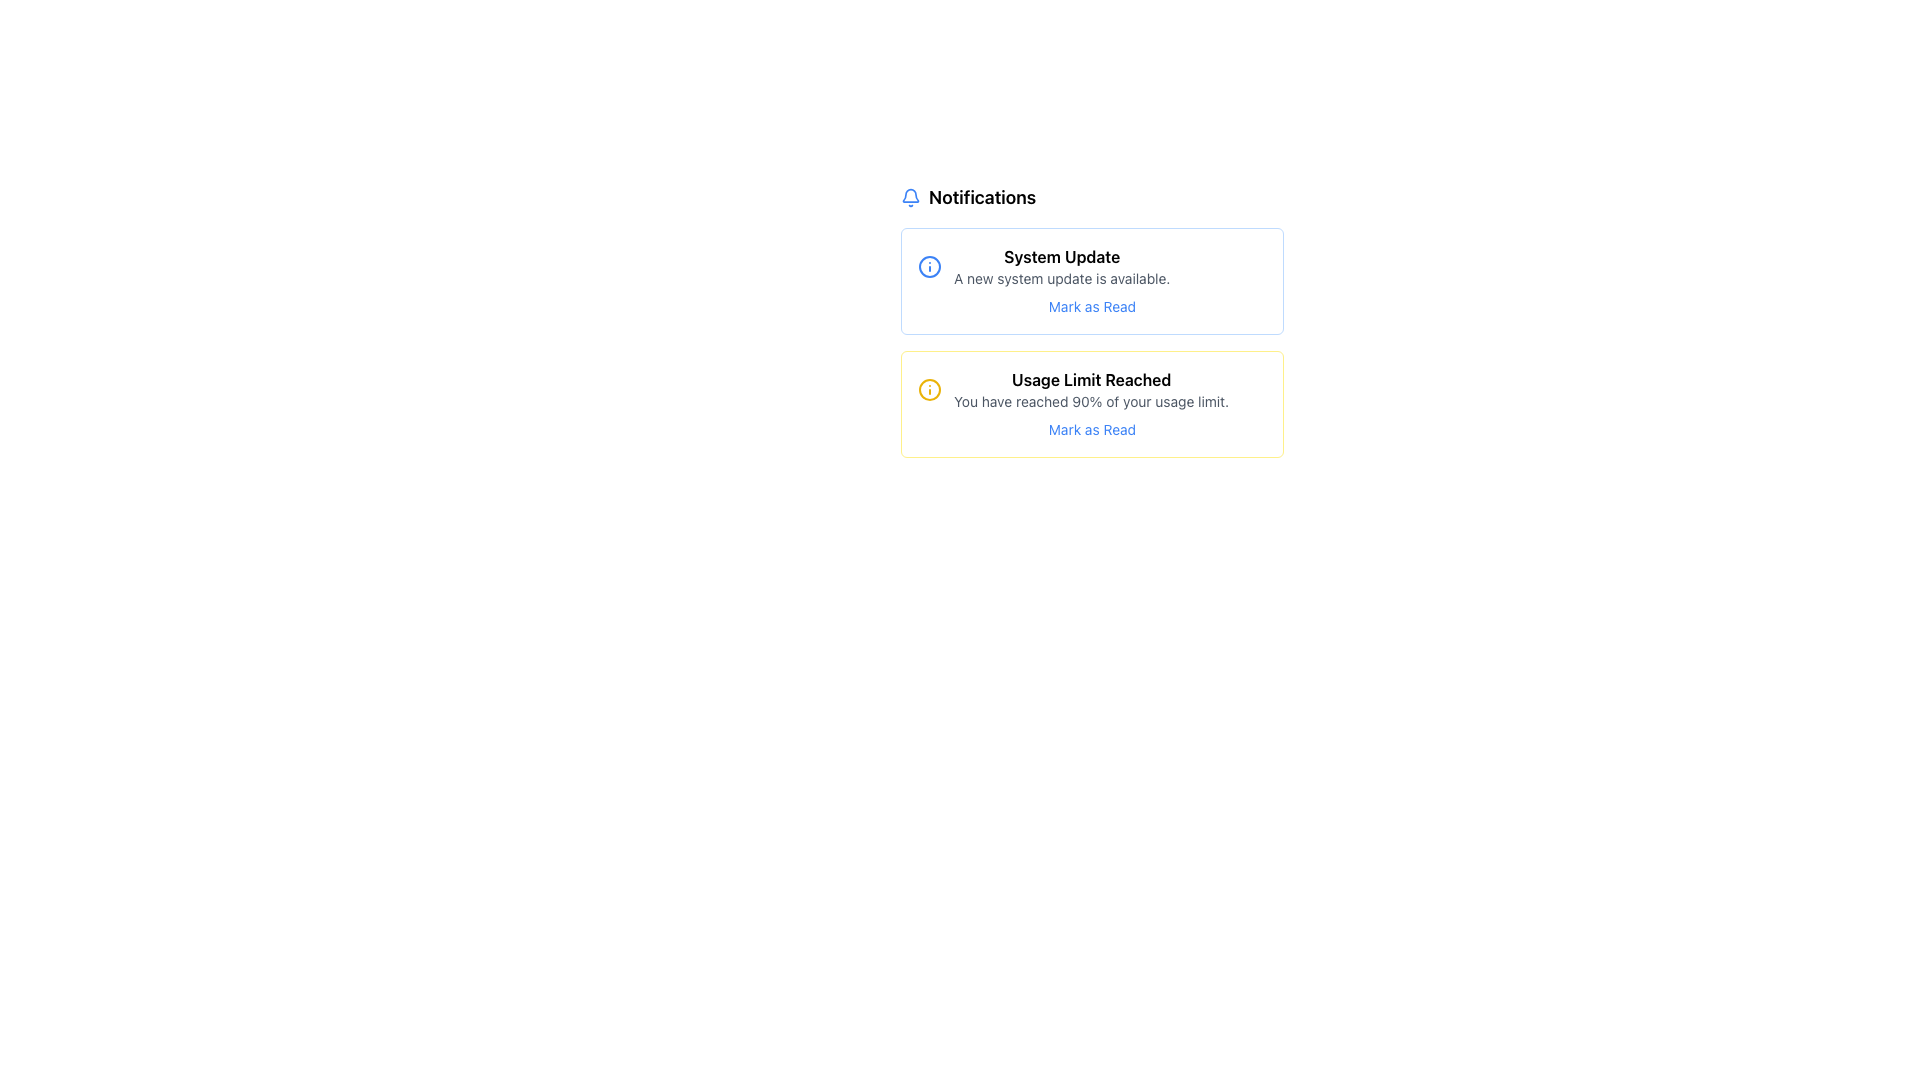 The image size is (1920, 1080). Describe the element at coordinates (1091, 428) in the screenshot. I see `the 'Mark as Read' hyperlink styled in blue, located below the usage limit notification text in the yellow-bordered box` at that location.